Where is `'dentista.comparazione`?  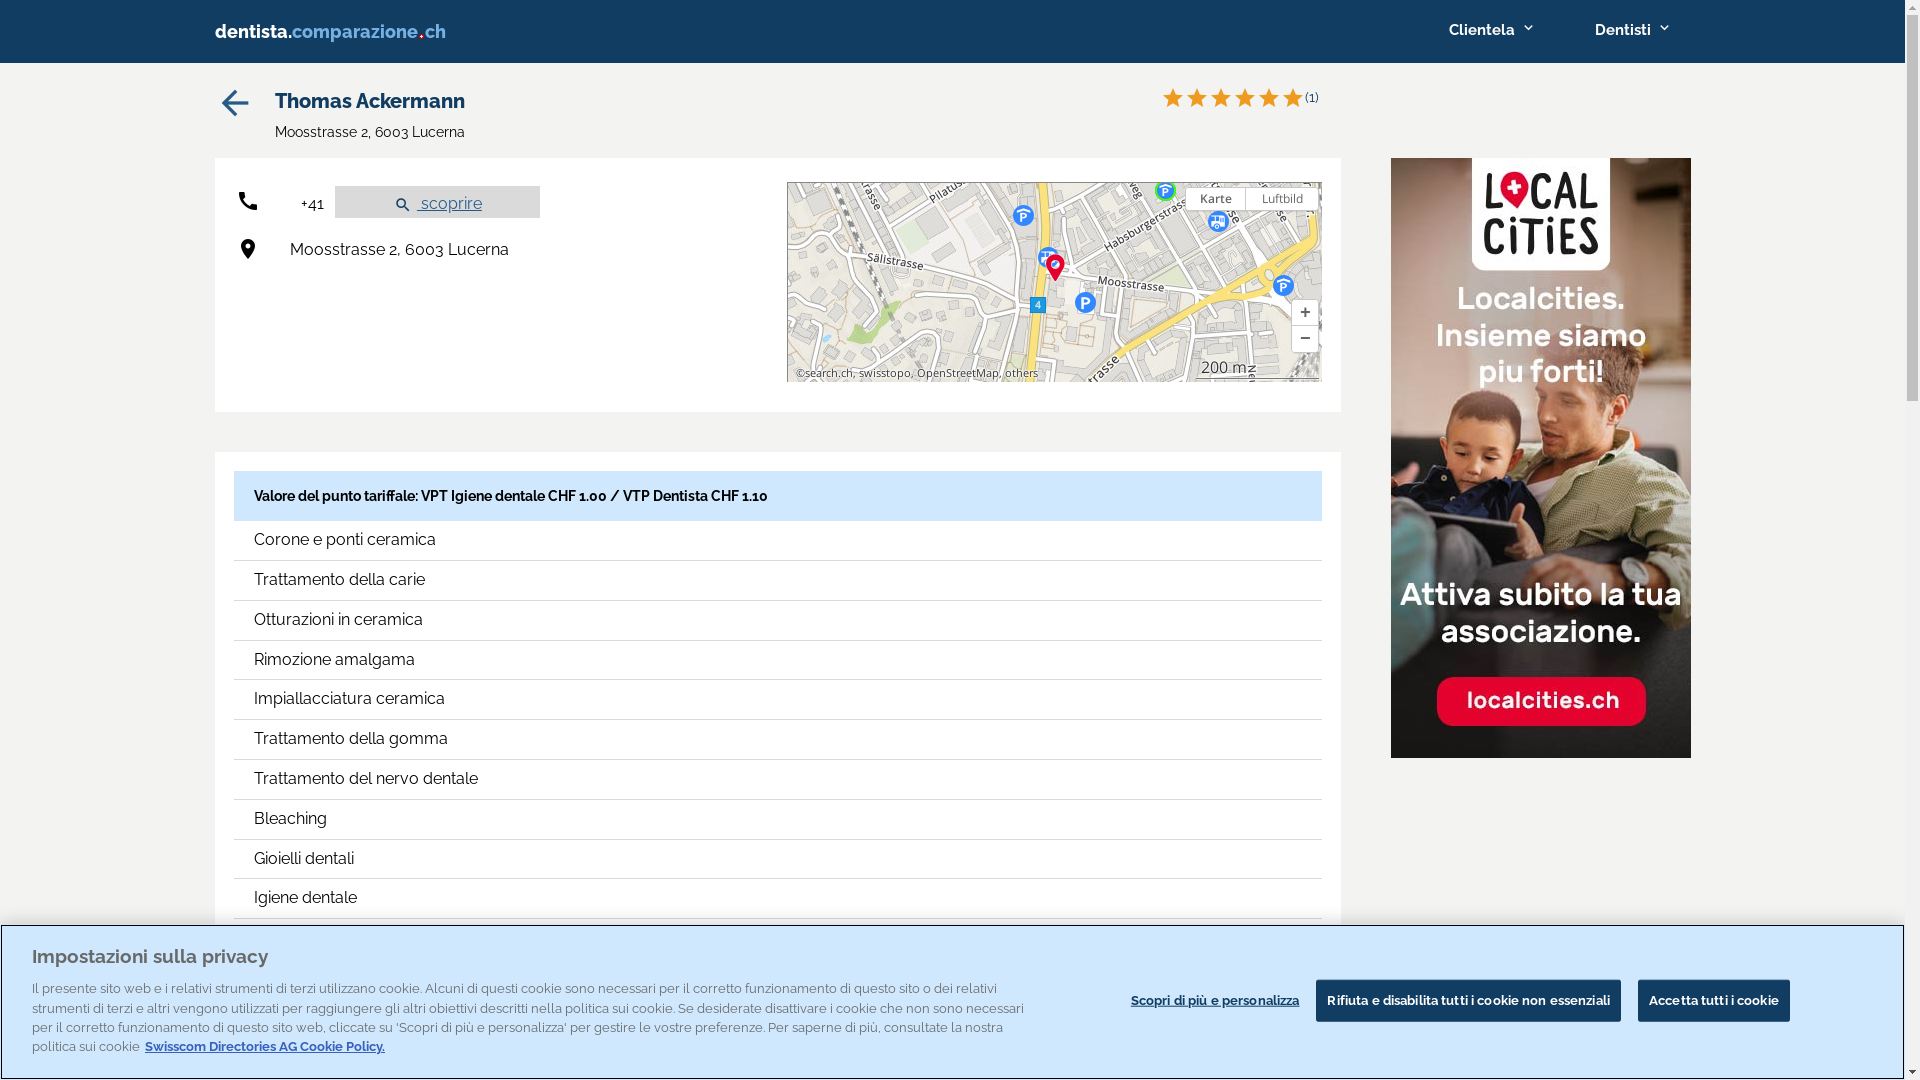
'dentista.comparazione is located at coordinates (344, 31).